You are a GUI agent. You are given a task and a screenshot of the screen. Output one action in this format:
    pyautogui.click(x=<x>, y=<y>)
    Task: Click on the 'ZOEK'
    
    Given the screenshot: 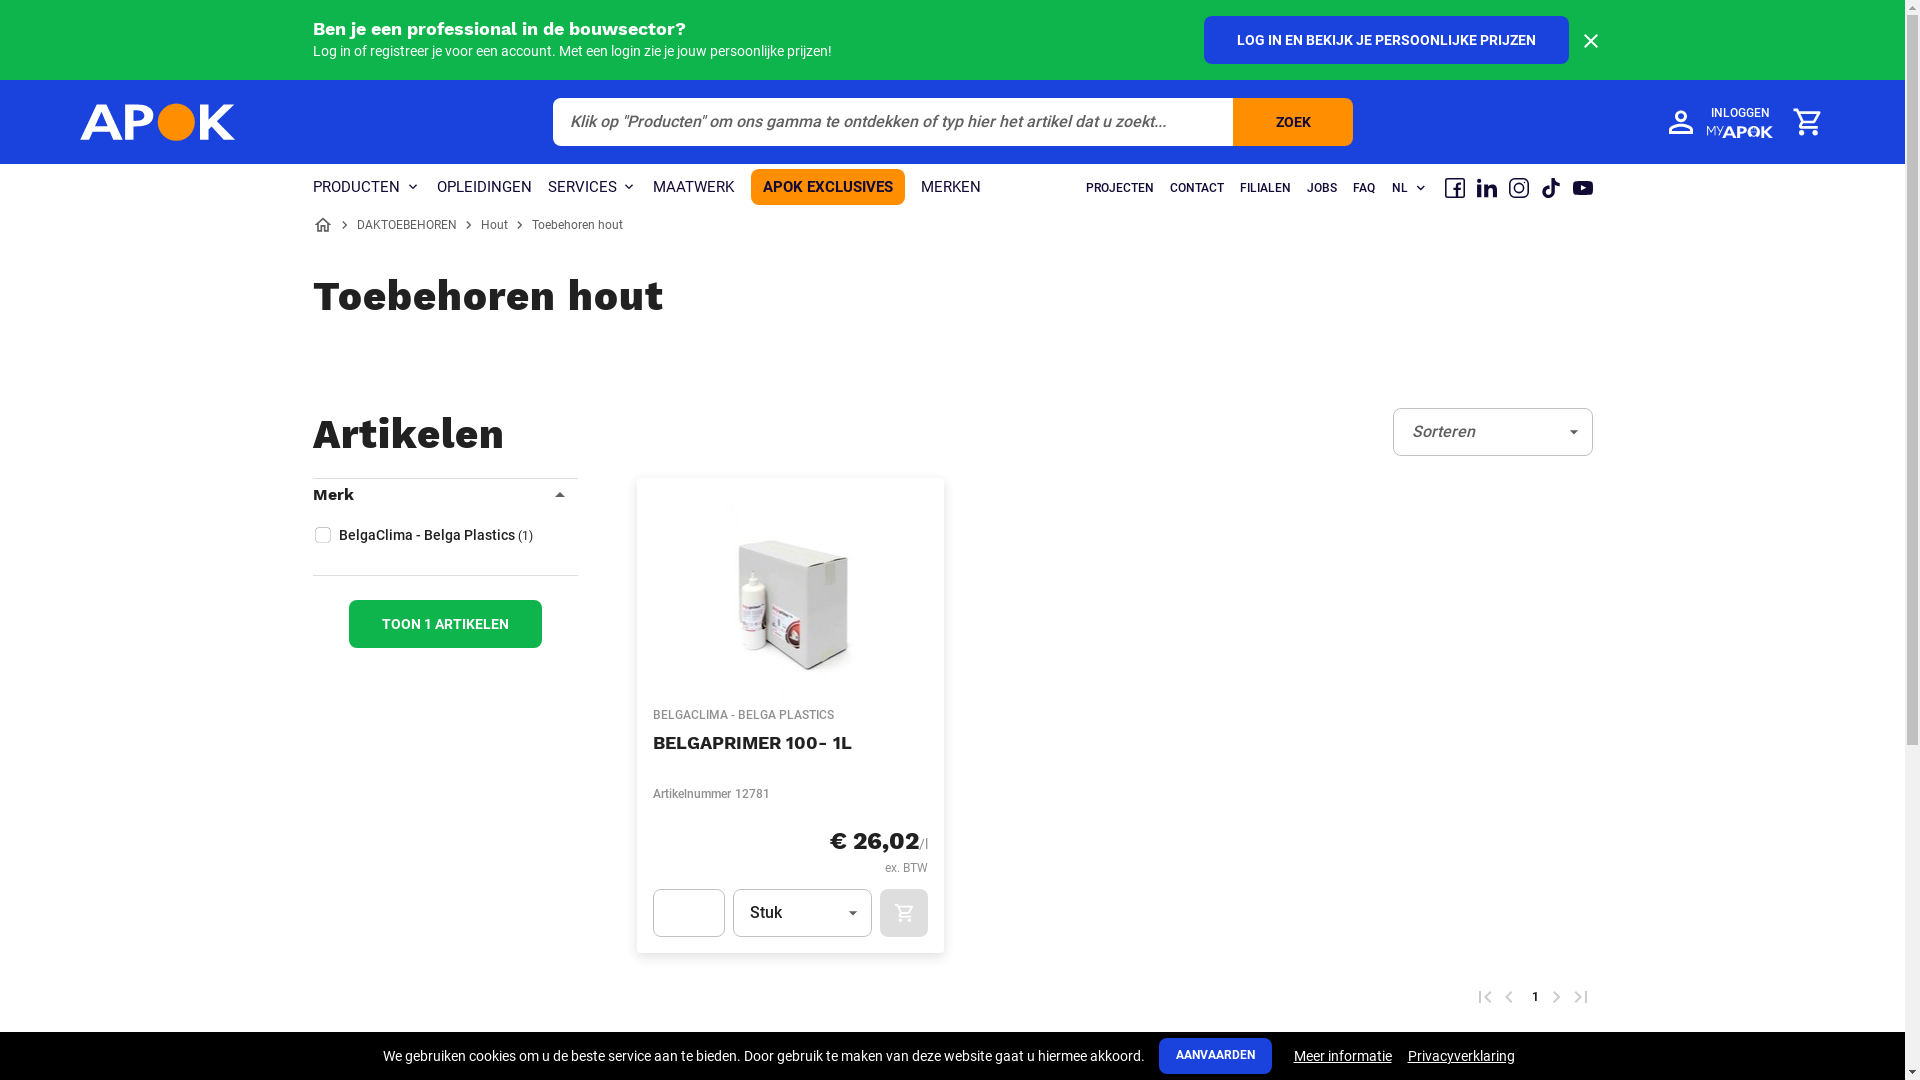 What is the action you would take?
    pyautogui.click(x=1291, y=122)
    